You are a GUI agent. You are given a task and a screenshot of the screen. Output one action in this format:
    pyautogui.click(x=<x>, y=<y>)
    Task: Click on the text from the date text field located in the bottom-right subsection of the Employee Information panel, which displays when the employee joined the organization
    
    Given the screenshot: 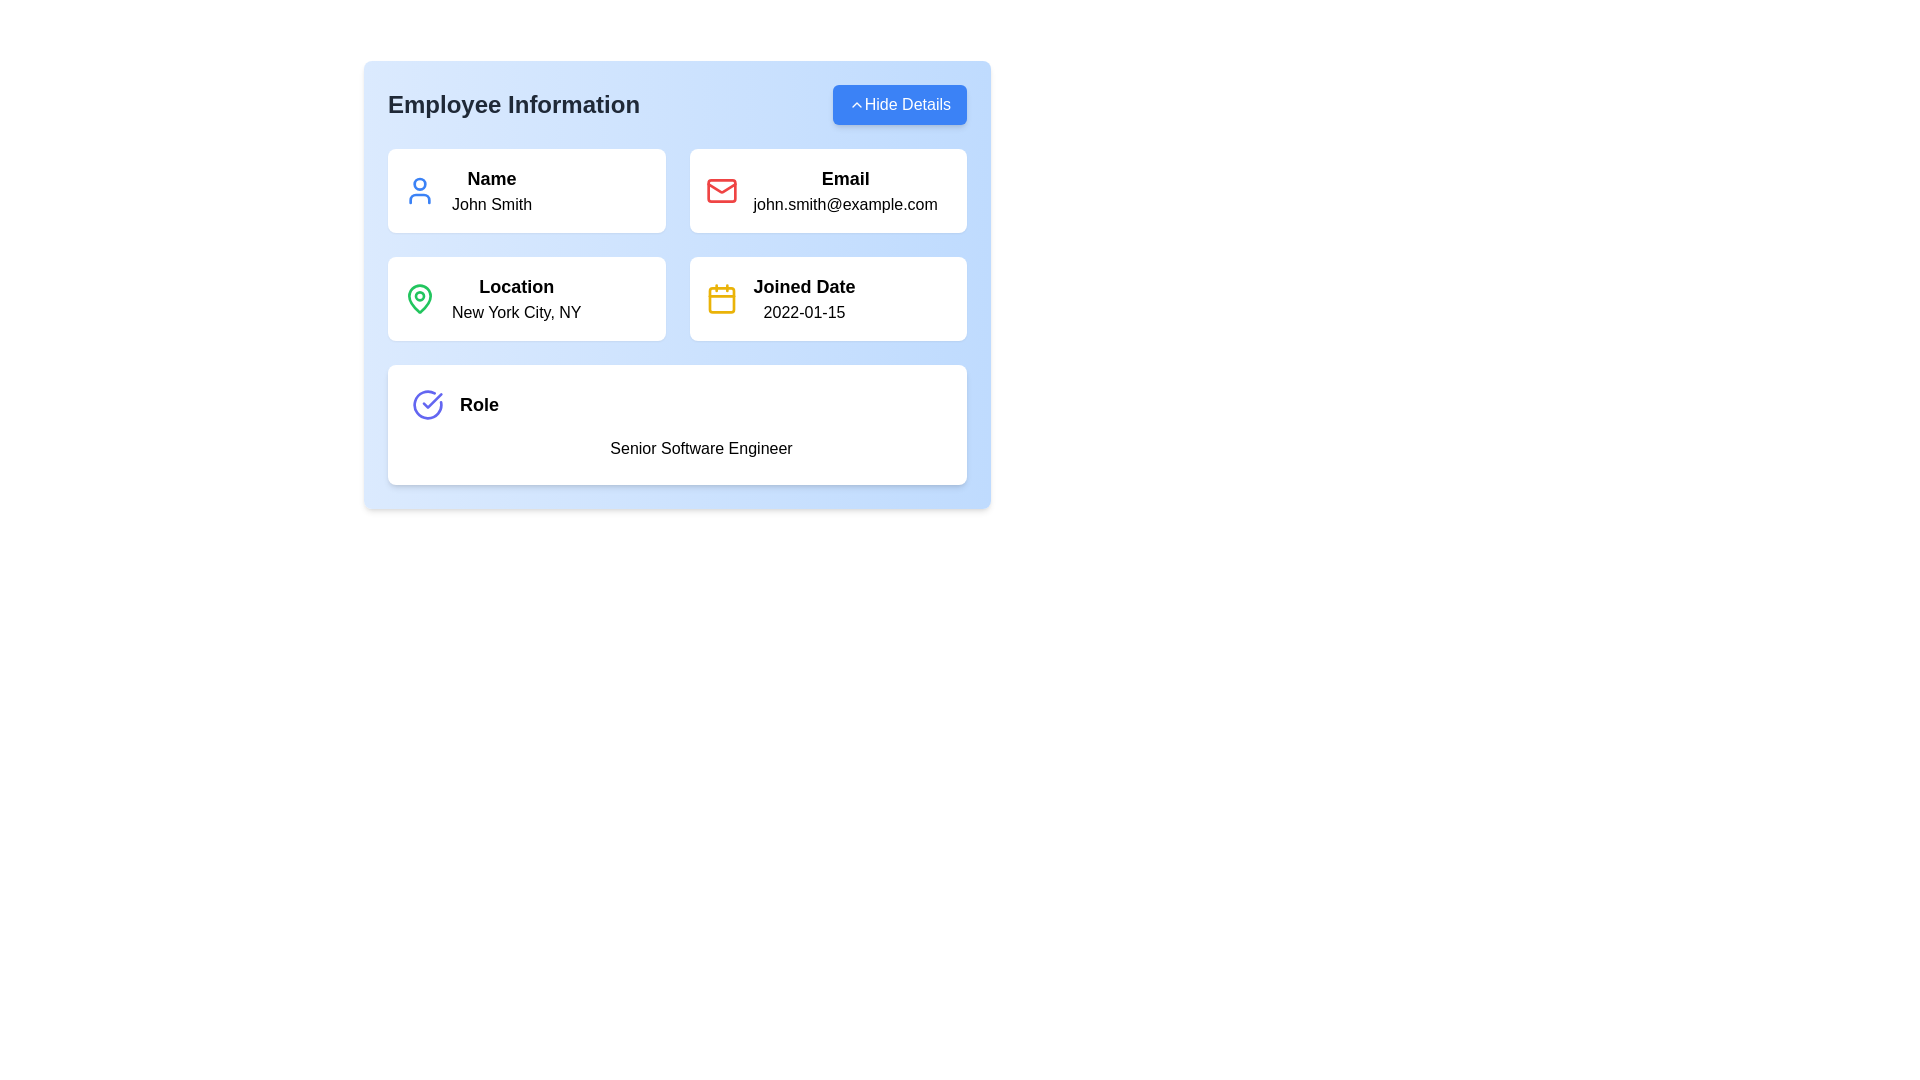 What is the action you would take?
    pyautogui.click(x=804, y=299)
    